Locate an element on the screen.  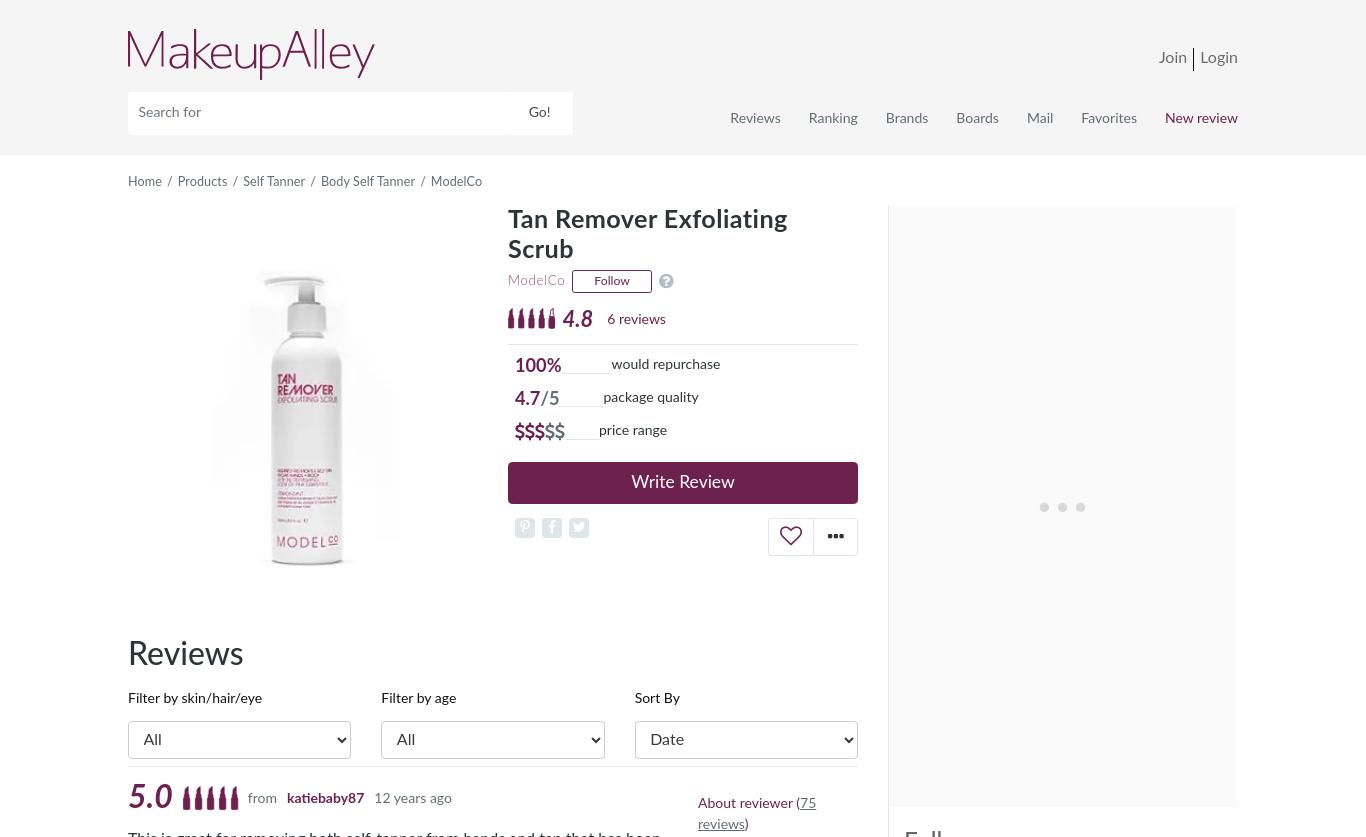
'About reviewer (' is located at coordinates (748, 802).